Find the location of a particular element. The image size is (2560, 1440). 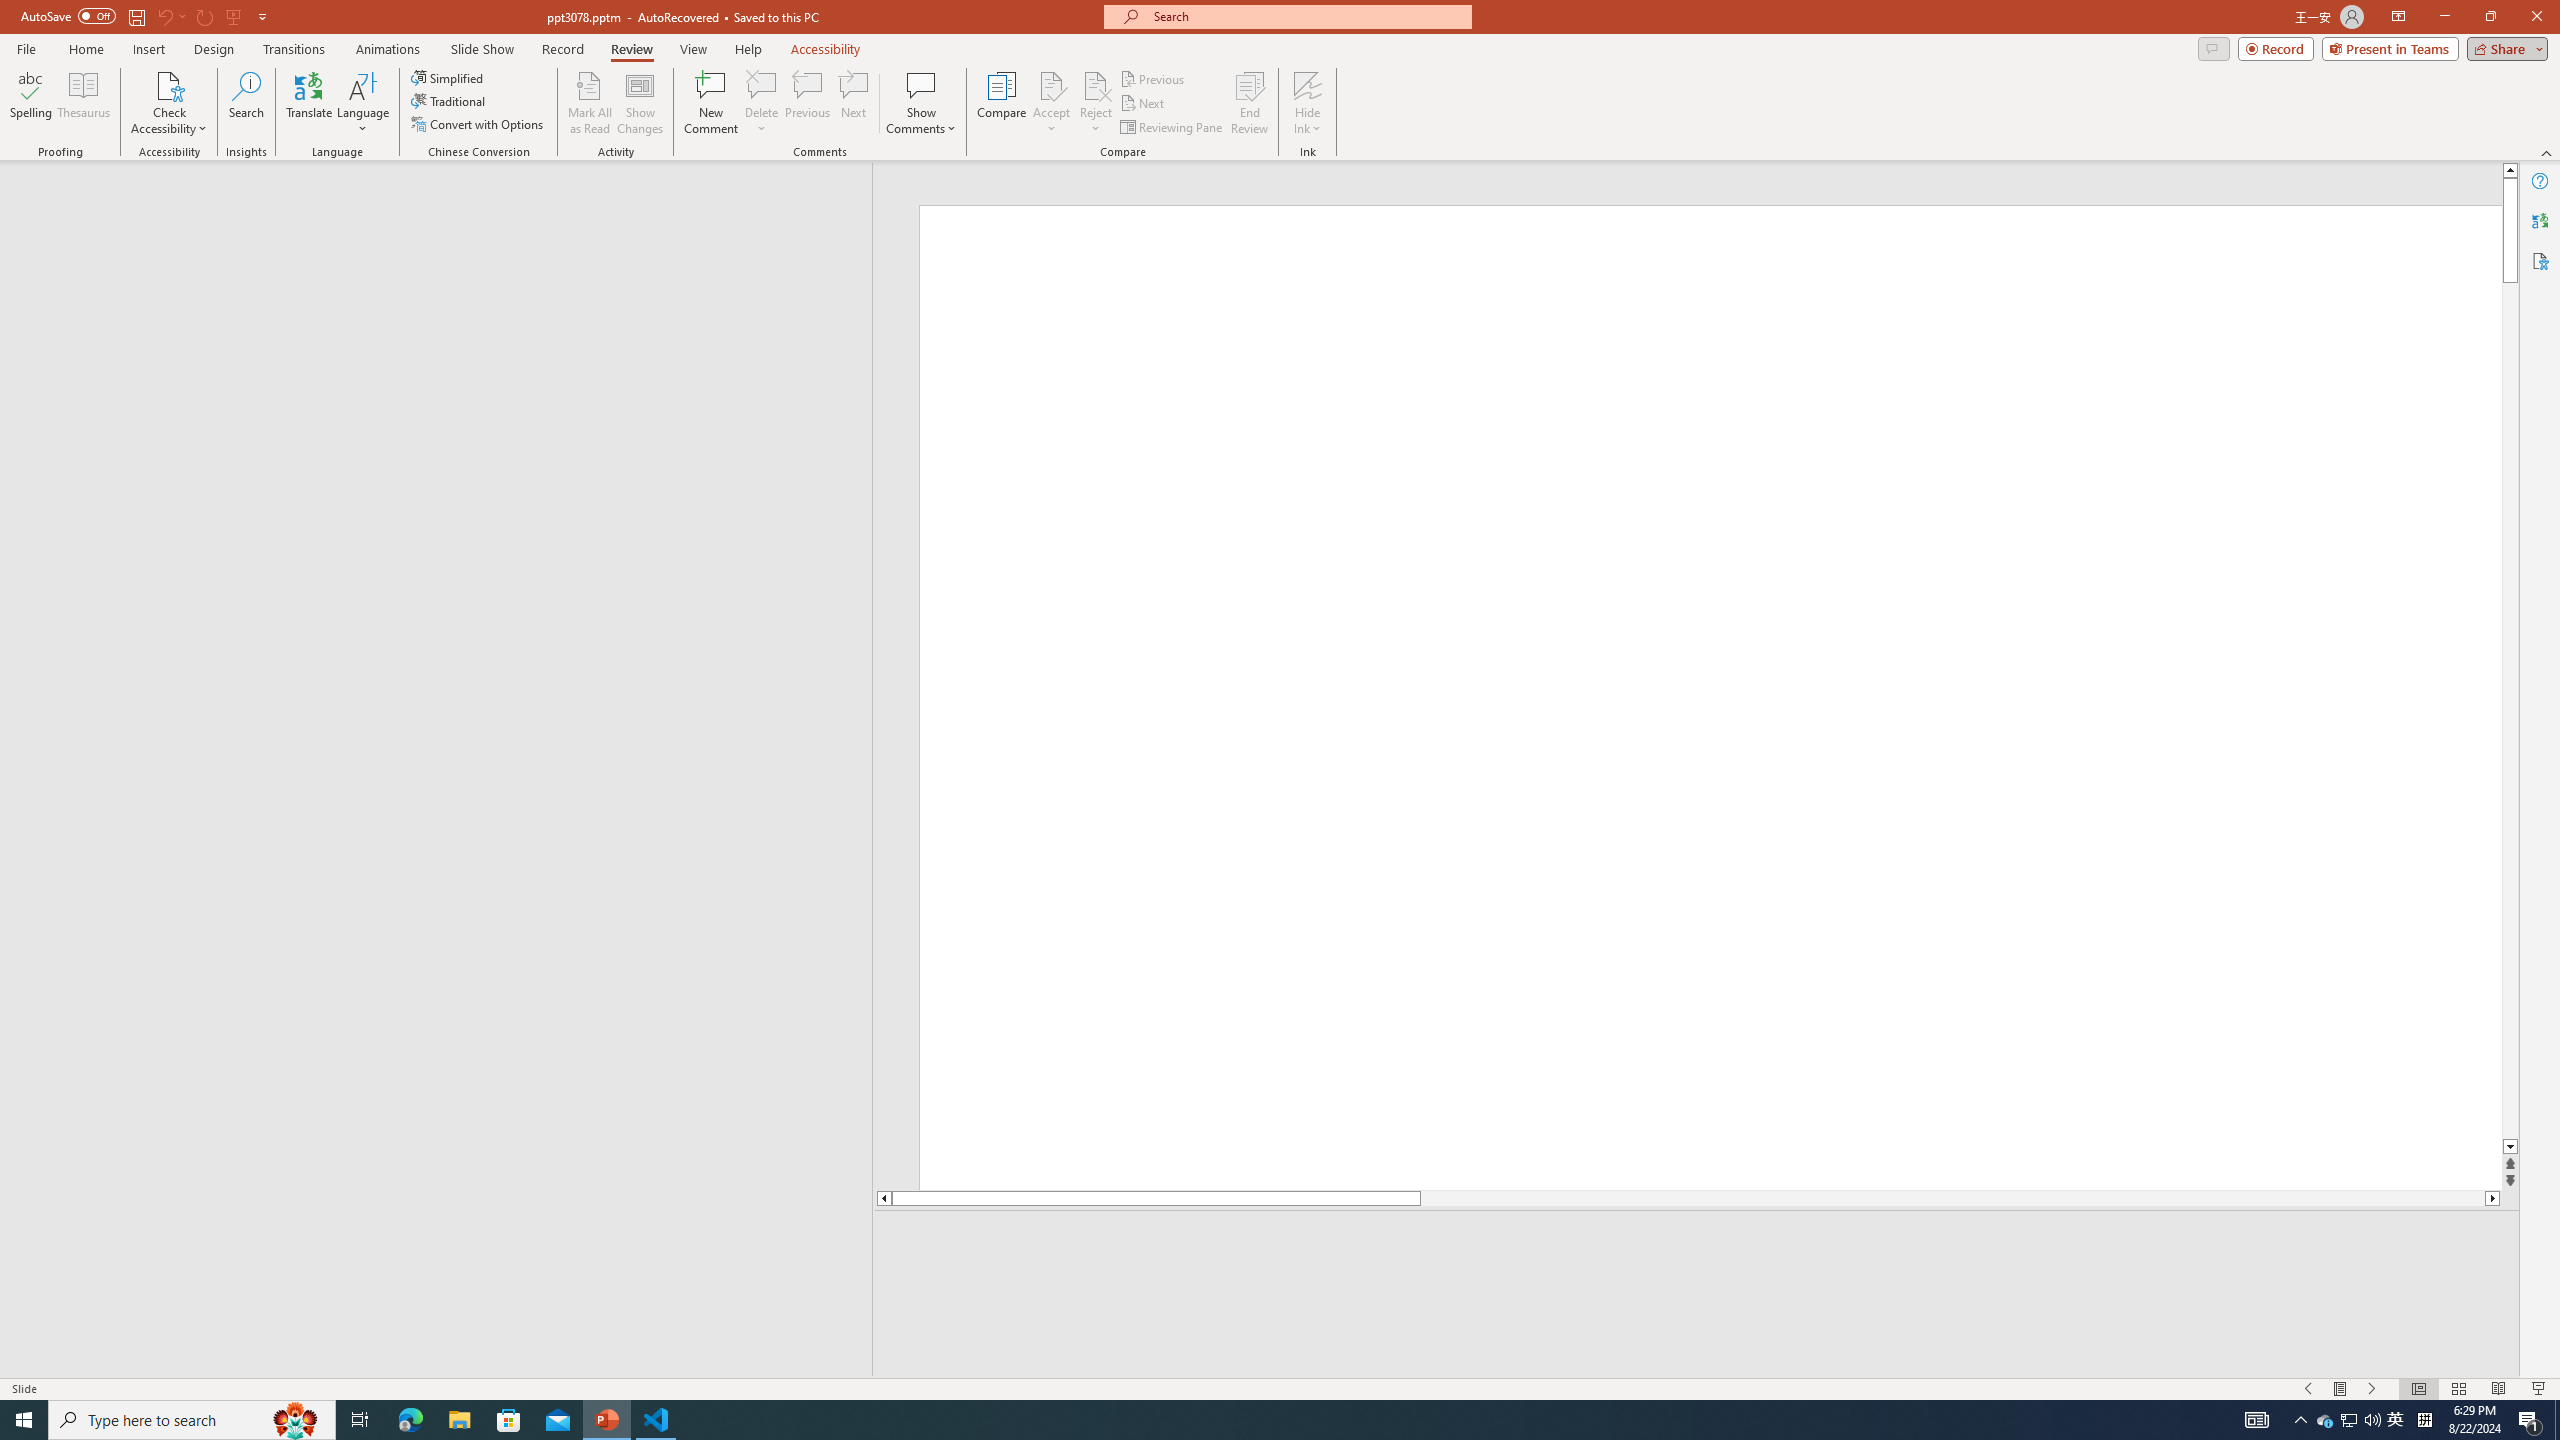

'Menu On' is located at coordinates (2340, 1389).